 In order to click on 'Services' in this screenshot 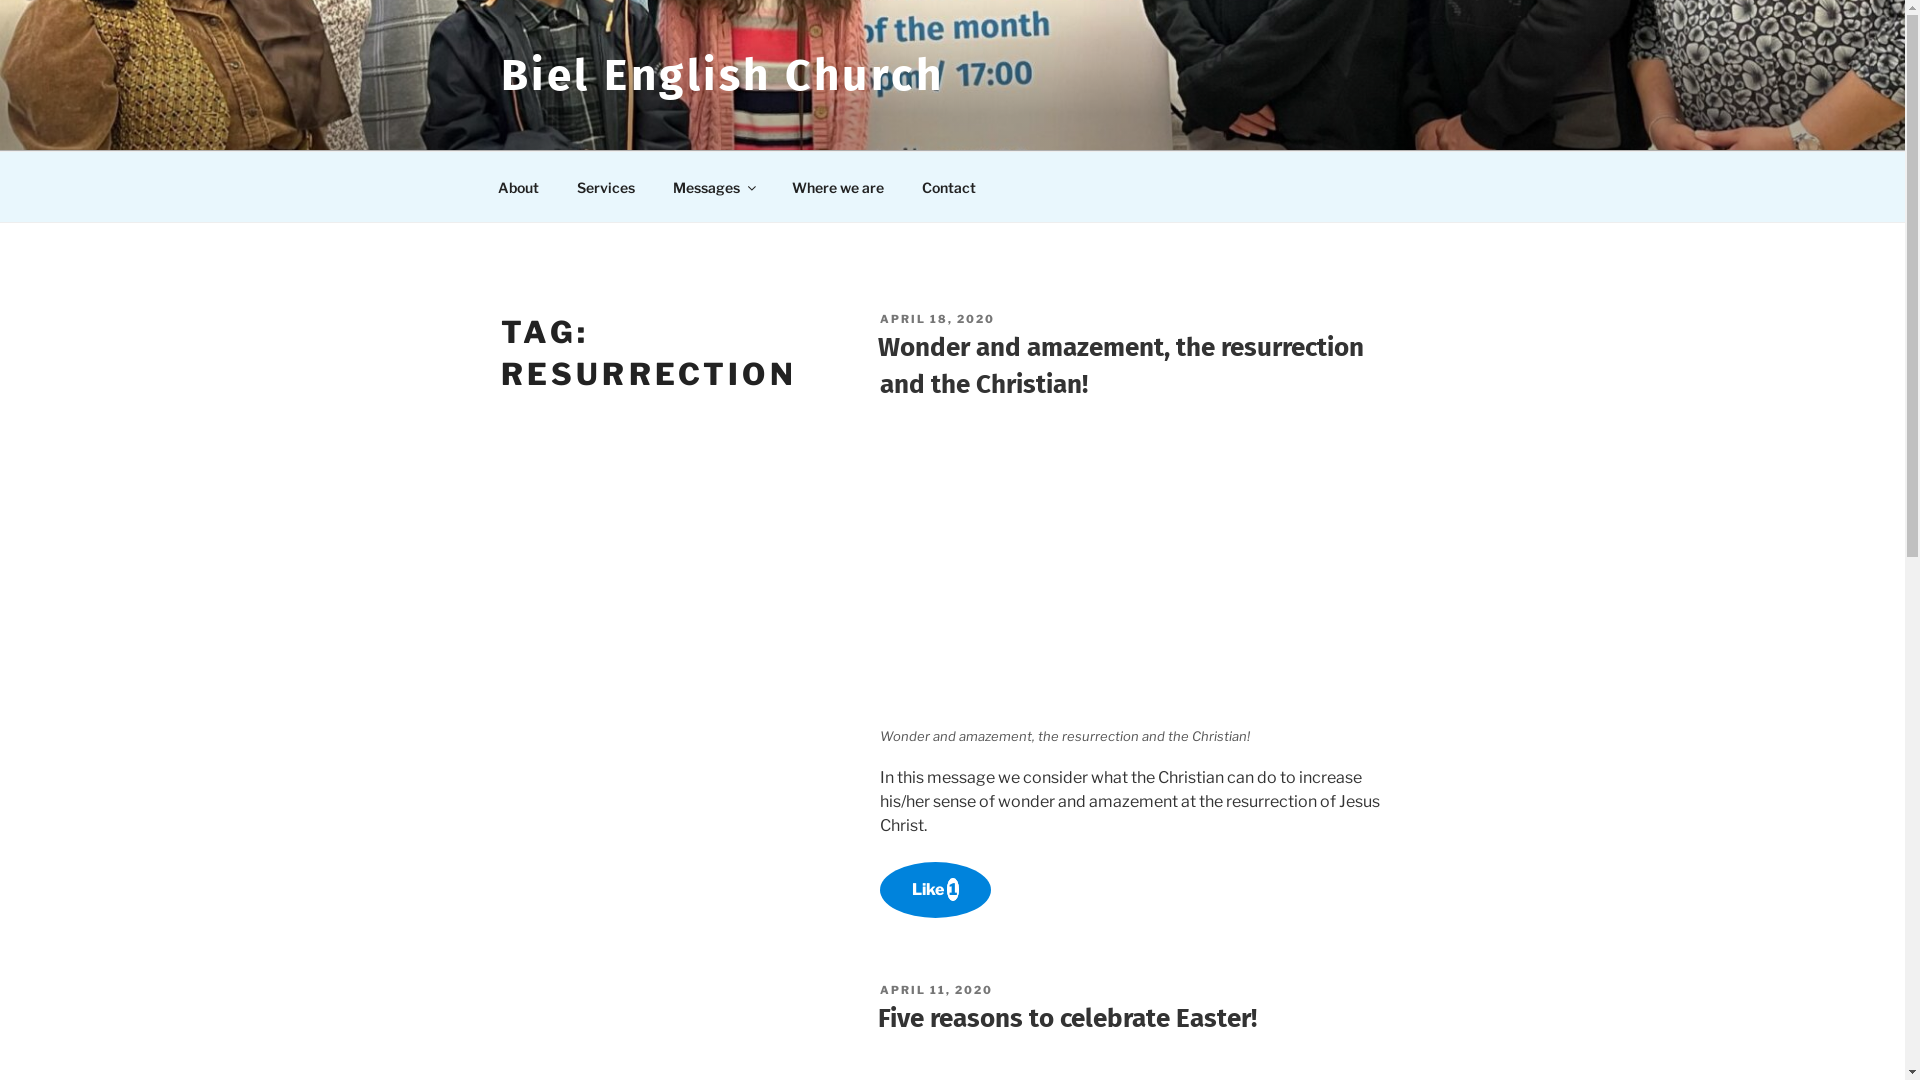, I will do `click(560, 186)`.